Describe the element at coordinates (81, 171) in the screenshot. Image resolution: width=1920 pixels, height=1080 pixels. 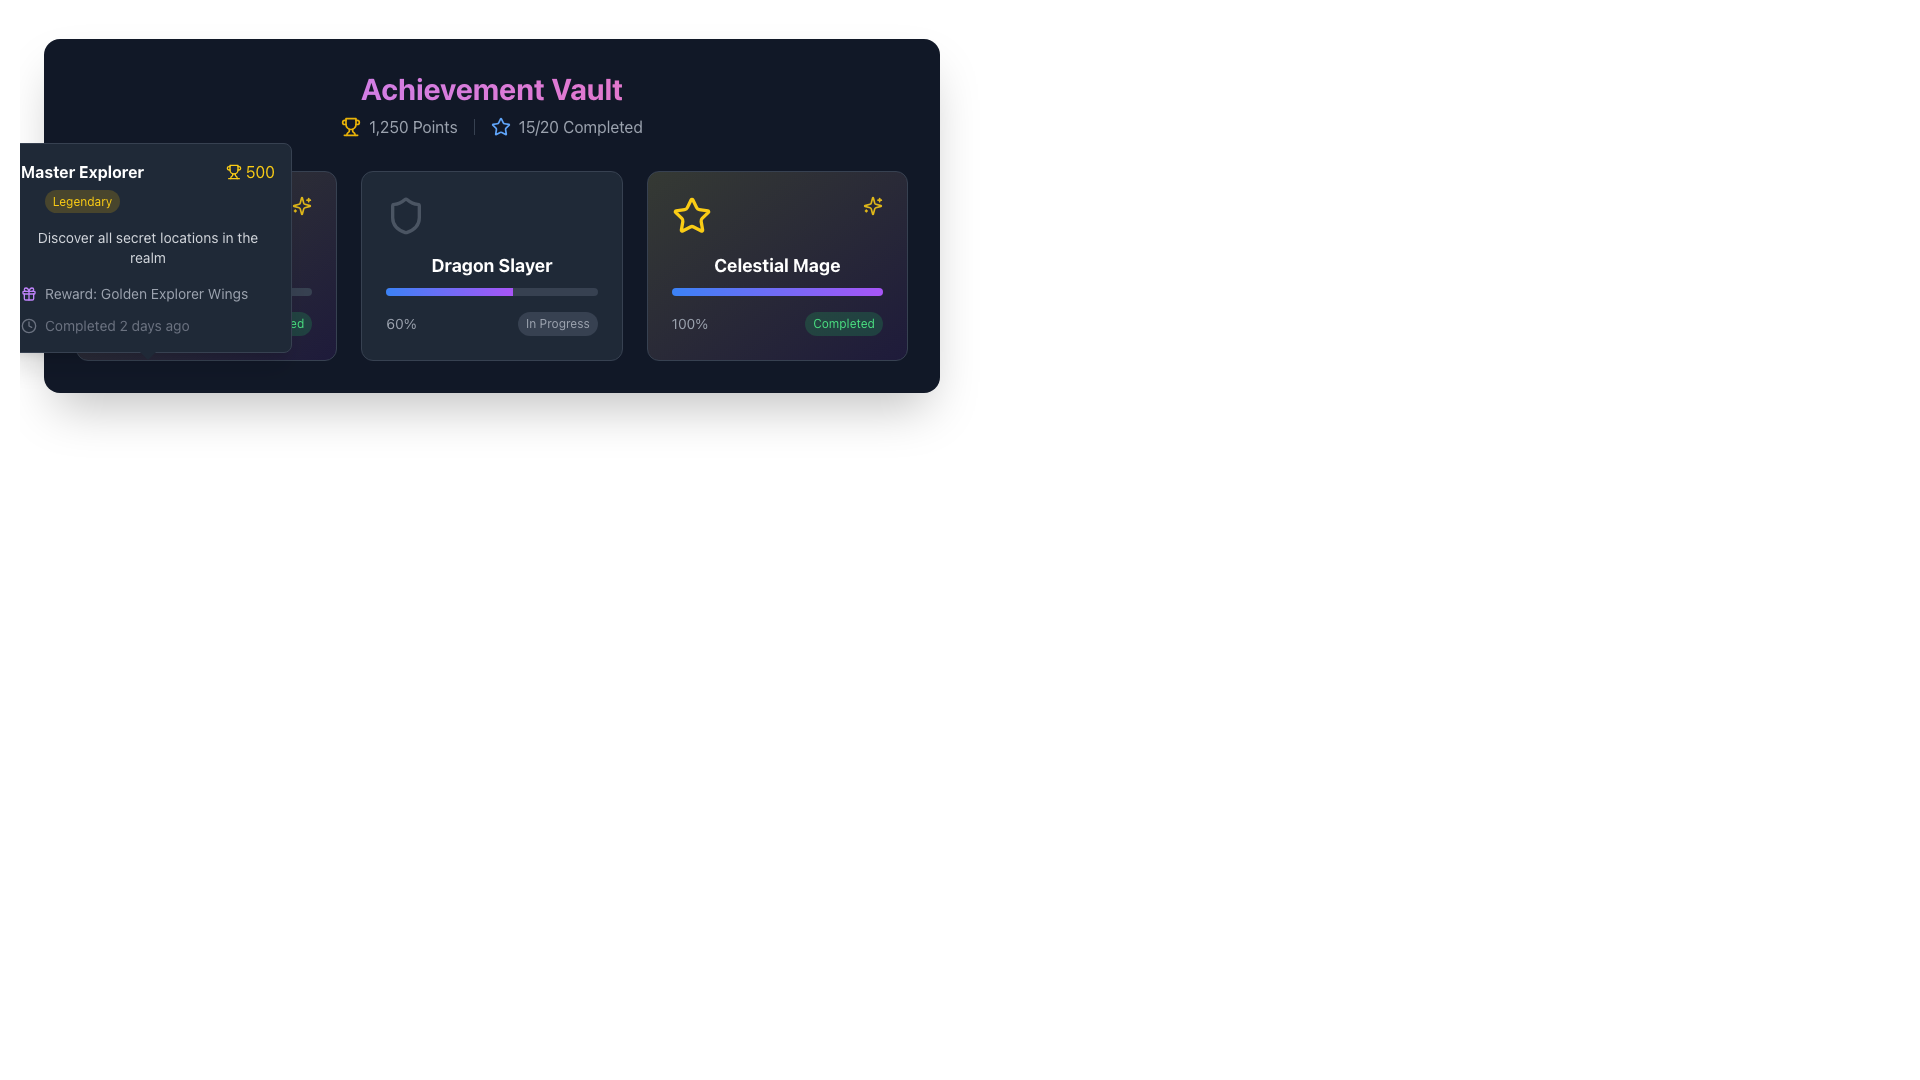
I see `the text label that serves as the title of the achievement card, located at the top left corner, directly above the 'Legendary' badge text` at that location.